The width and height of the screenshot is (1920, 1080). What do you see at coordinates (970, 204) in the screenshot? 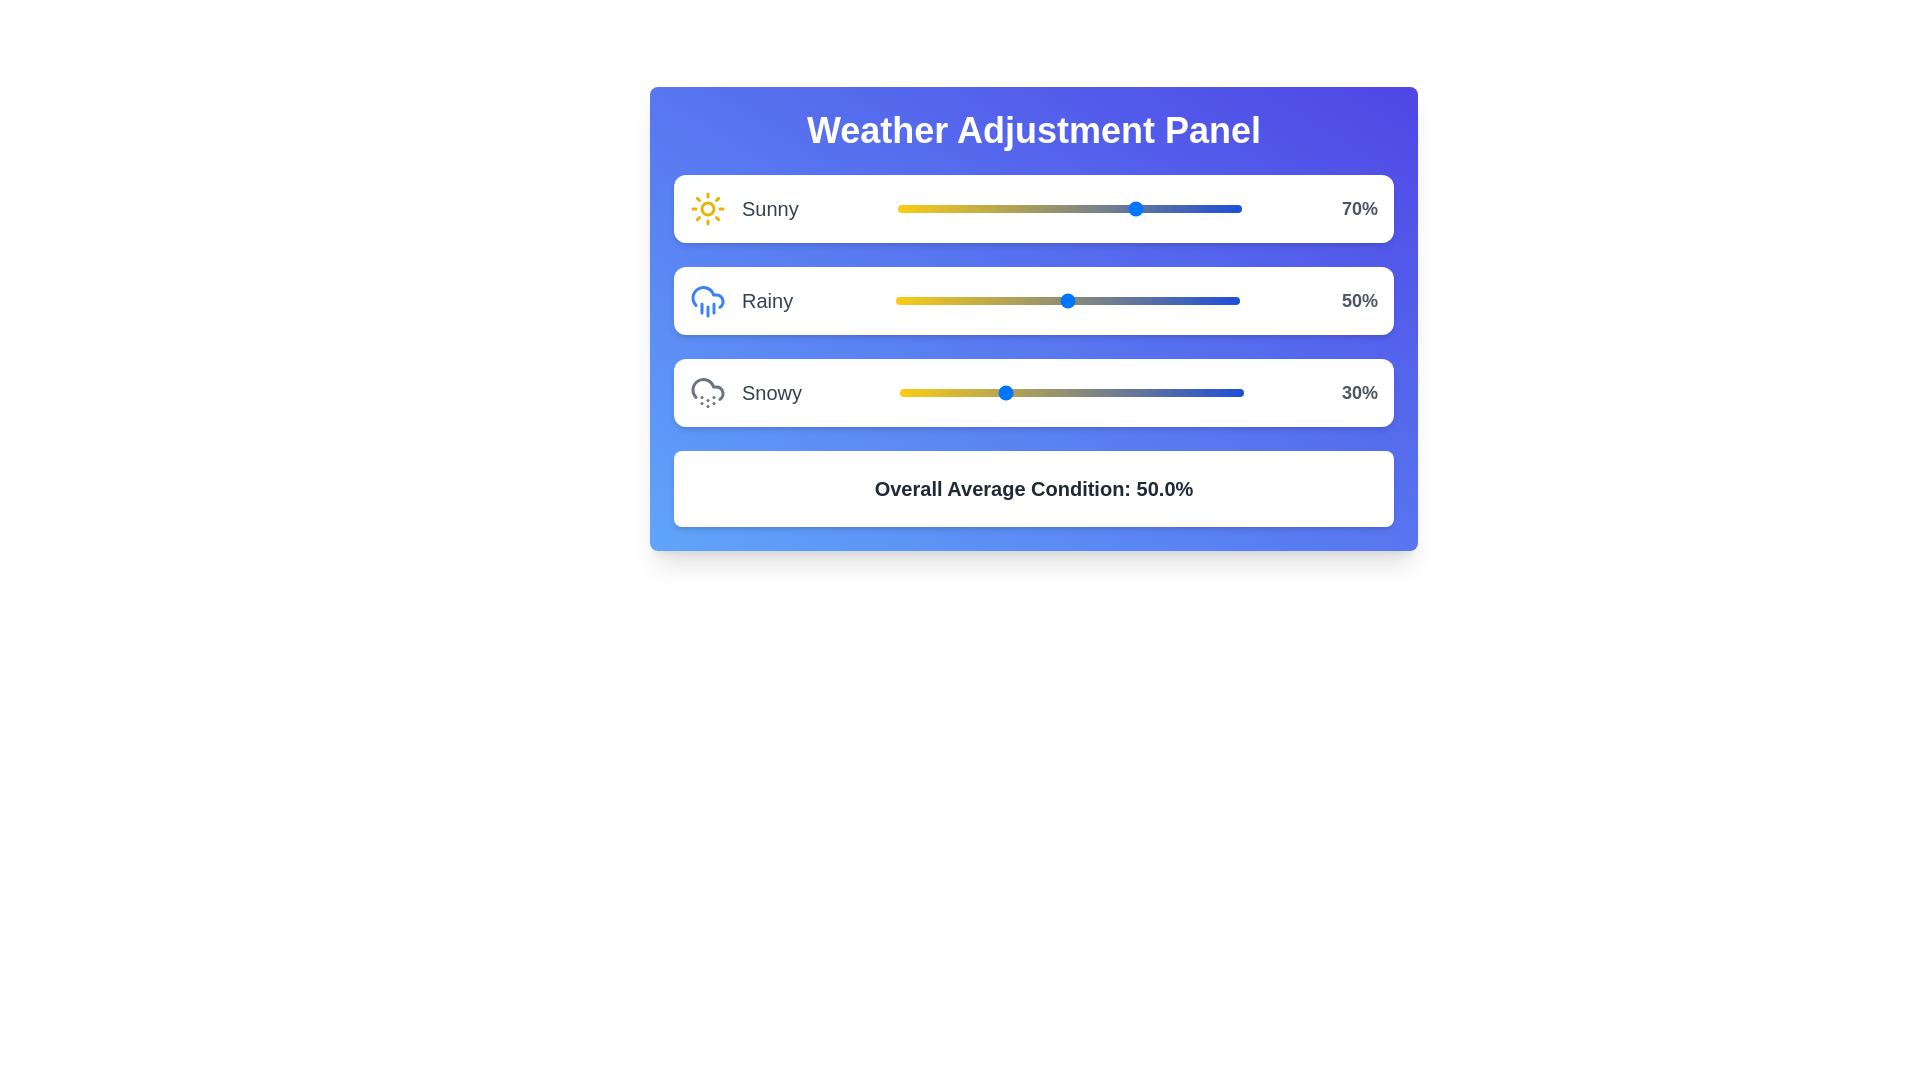
I see `the 'Sunny' slider` at bounding box center [970, 204].